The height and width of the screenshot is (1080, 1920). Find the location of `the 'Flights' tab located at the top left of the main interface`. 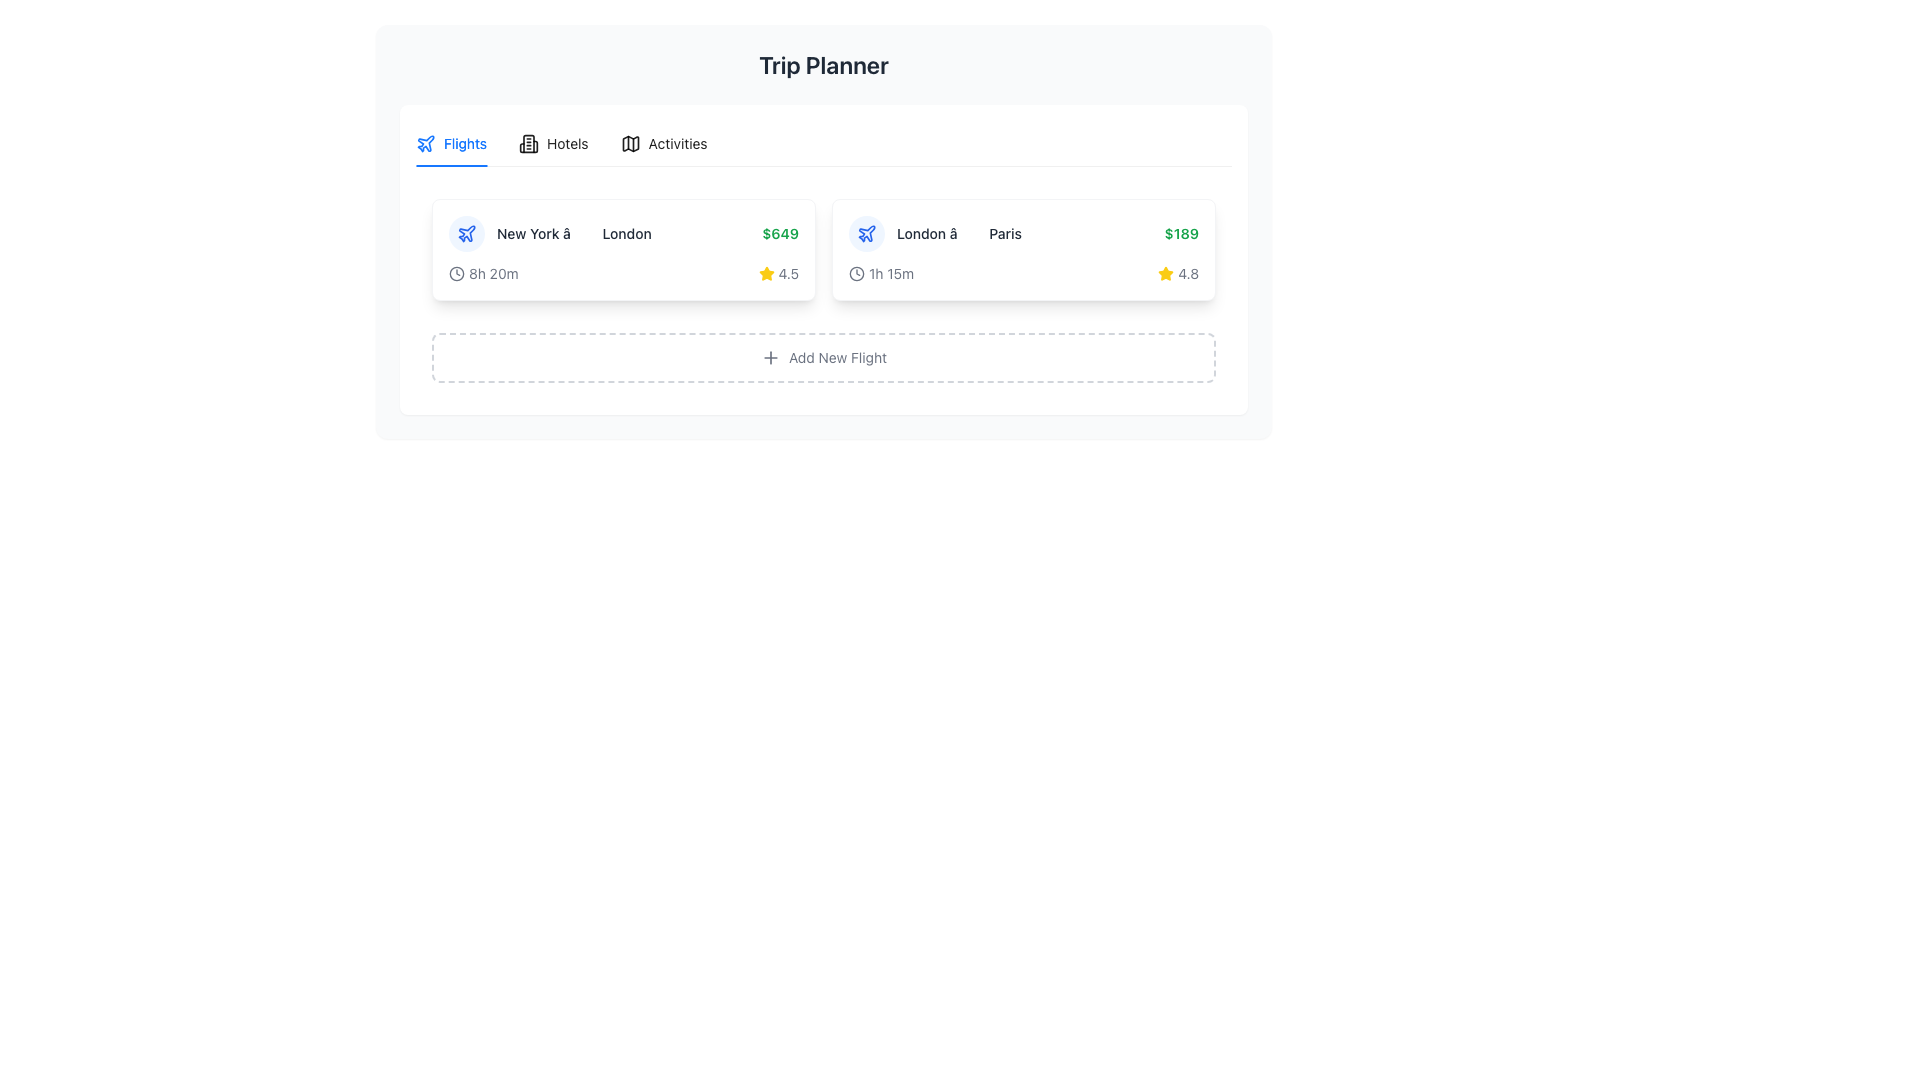

the 'Flights' tab located at the top left of the main interface is located at coordinates (450, 142).